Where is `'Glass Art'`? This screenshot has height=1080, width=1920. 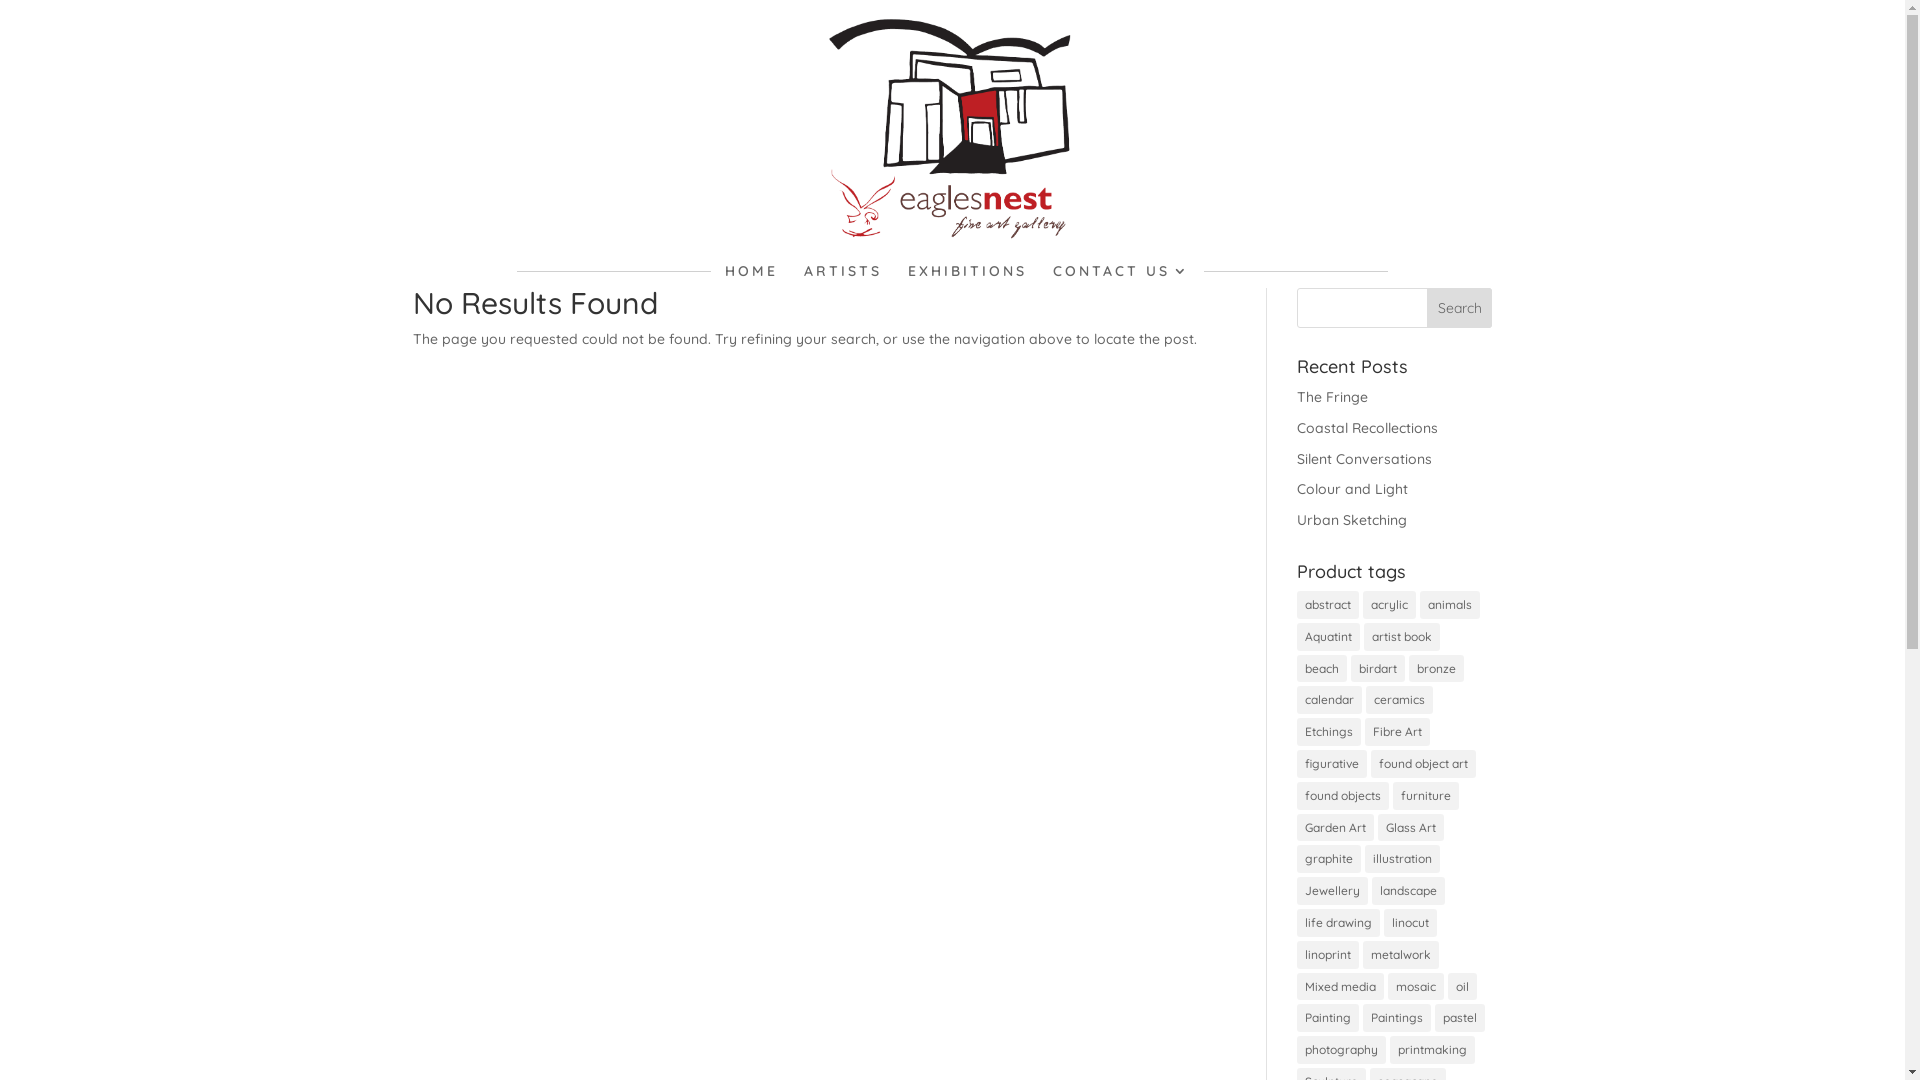
'Glass Art' is located at coordinates (1410, 828).